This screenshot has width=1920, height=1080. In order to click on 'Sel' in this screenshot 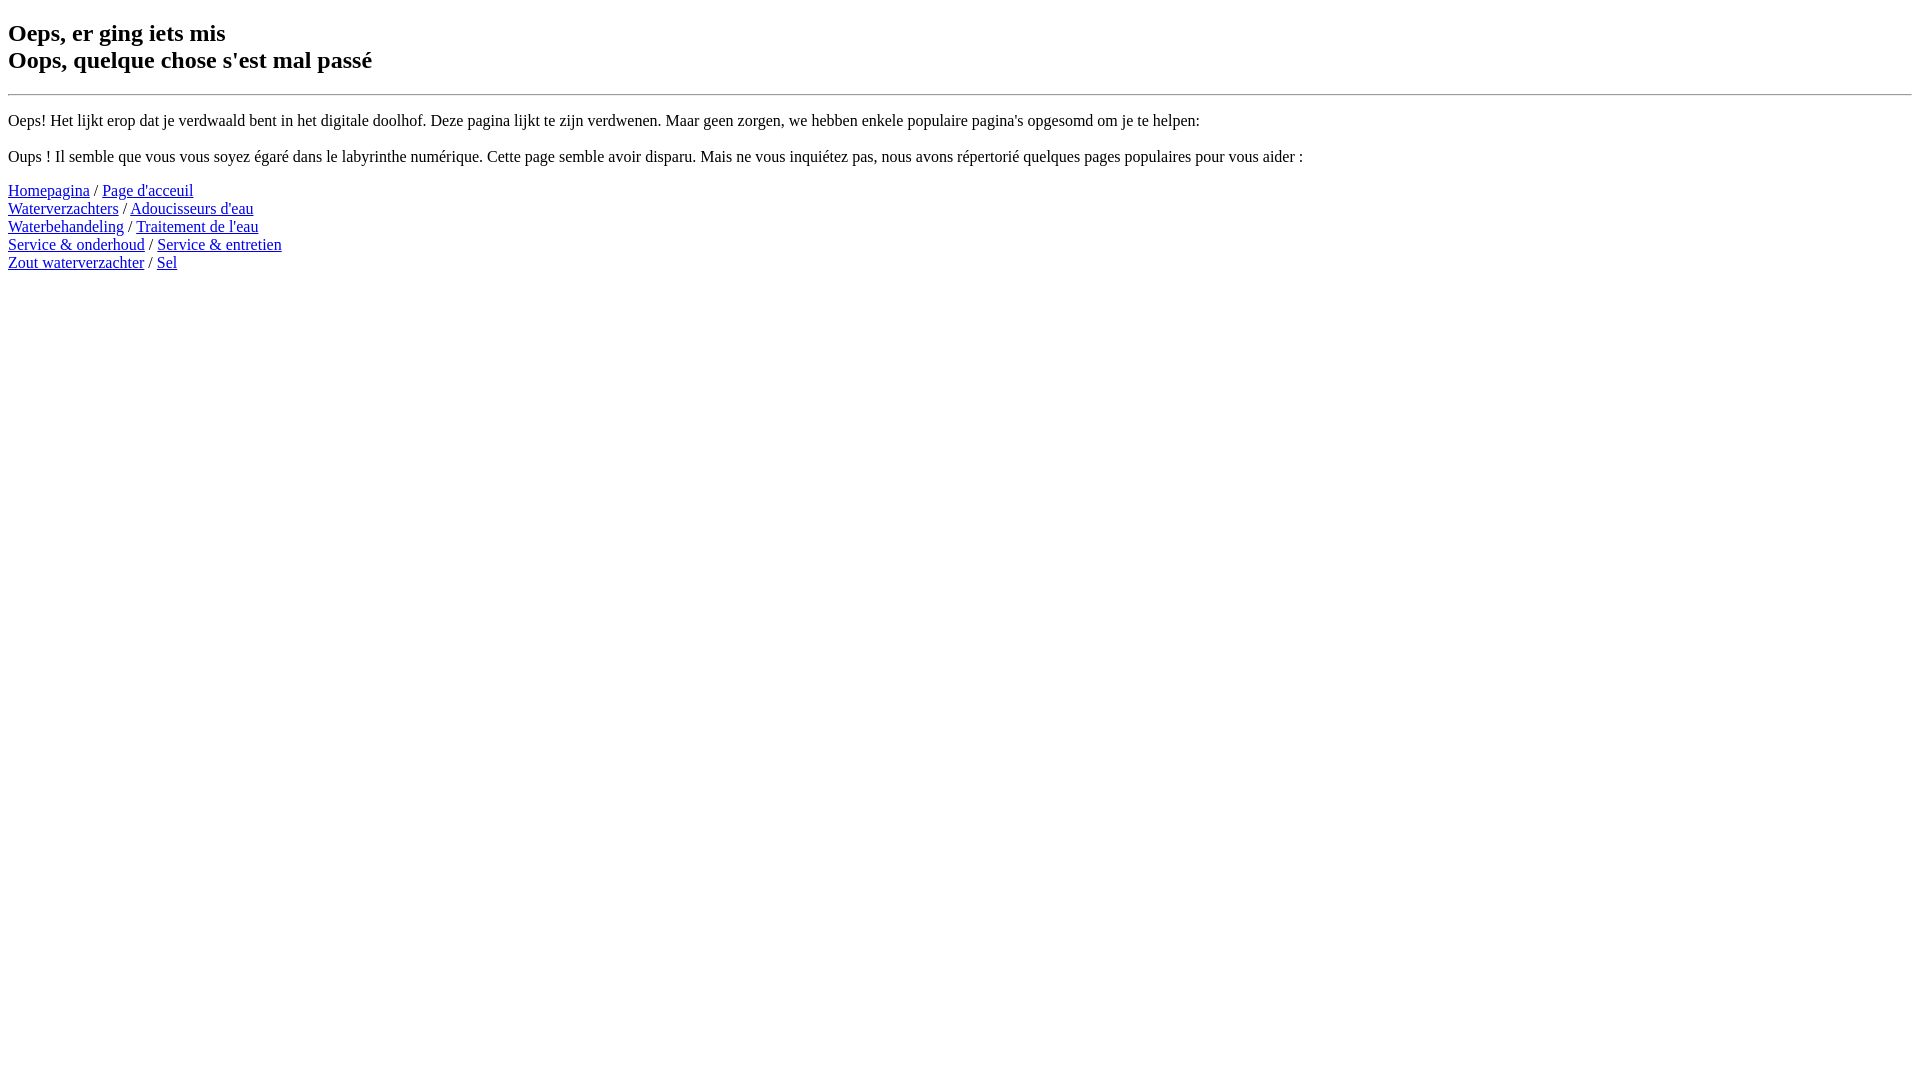, I will do `click(167, 261)`.